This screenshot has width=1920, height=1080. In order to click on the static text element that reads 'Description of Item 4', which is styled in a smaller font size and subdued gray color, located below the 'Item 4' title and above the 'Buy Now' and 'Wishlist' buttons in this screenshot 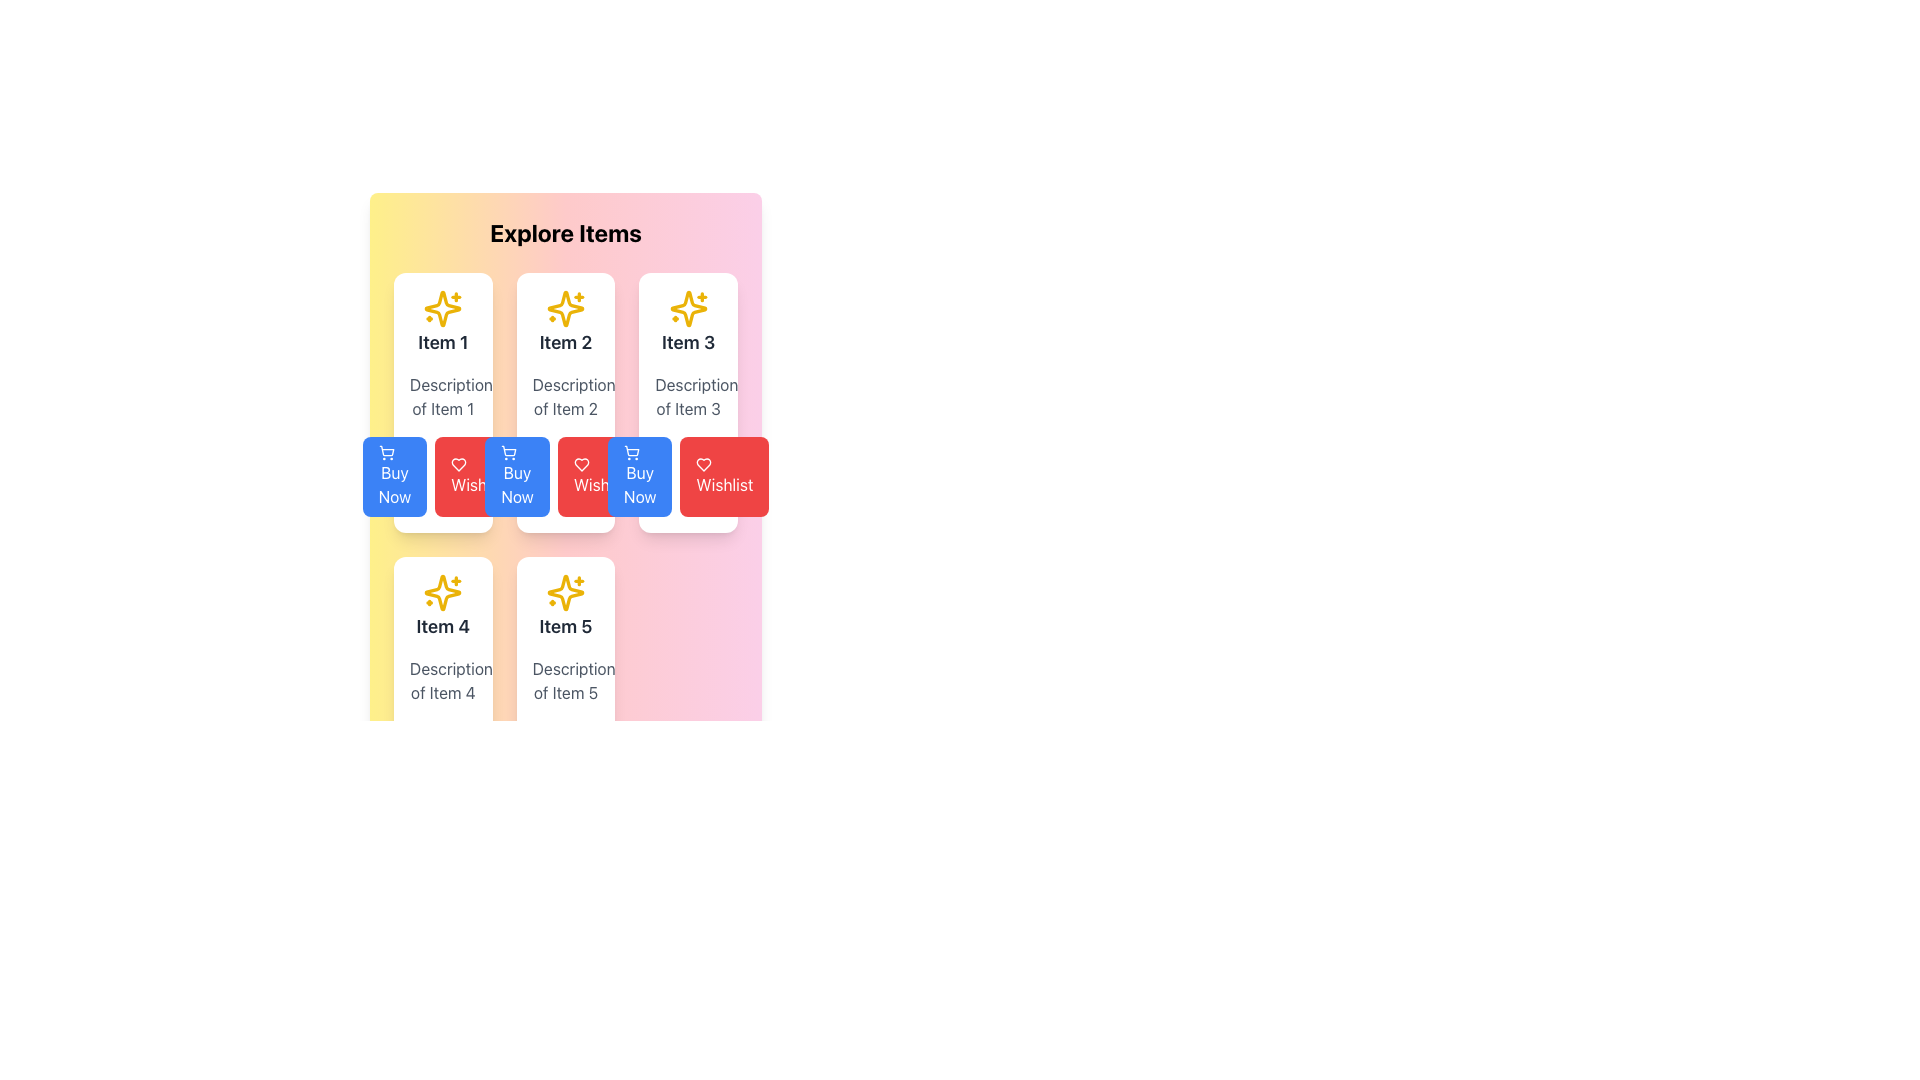, I will do `click(442, 680)`.